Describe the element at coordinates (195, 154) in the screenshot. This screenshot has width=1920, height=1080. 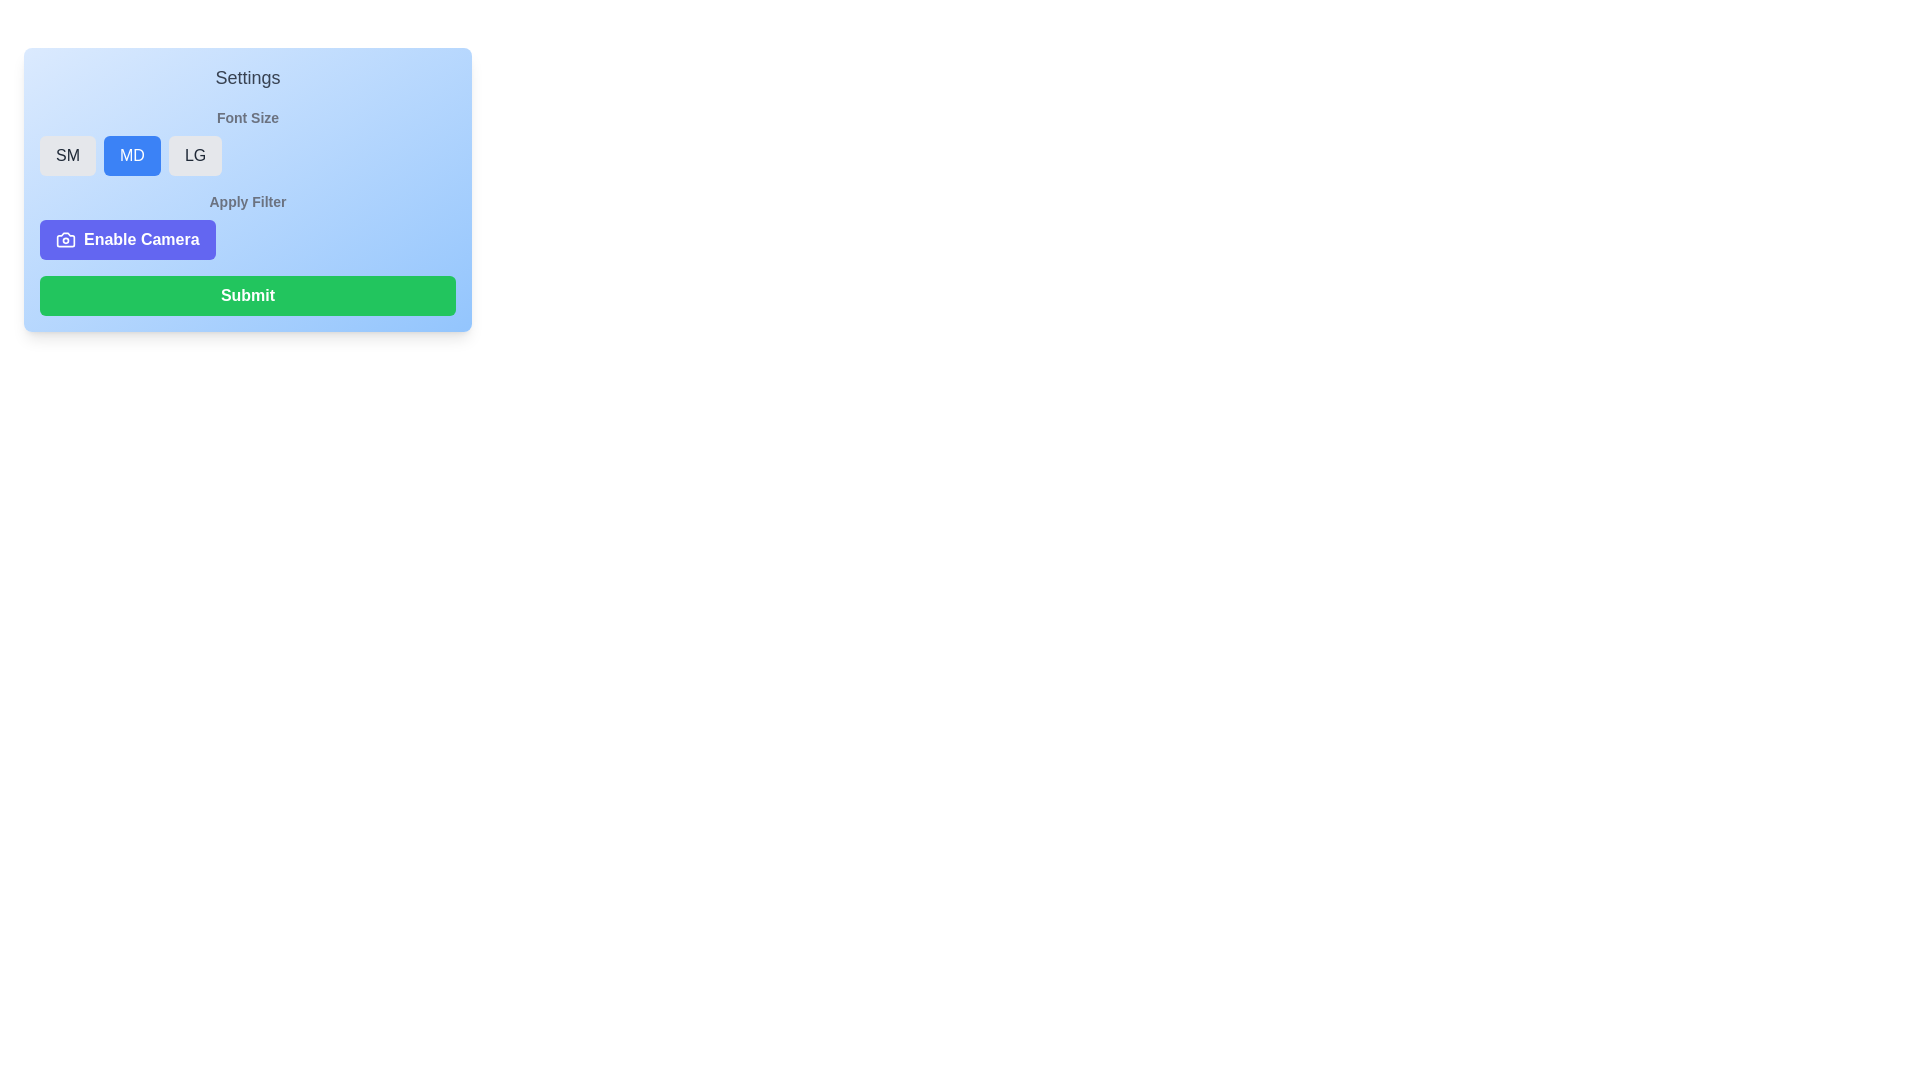
I see `the 'Large' font size button using keyboard navigation` at that location.